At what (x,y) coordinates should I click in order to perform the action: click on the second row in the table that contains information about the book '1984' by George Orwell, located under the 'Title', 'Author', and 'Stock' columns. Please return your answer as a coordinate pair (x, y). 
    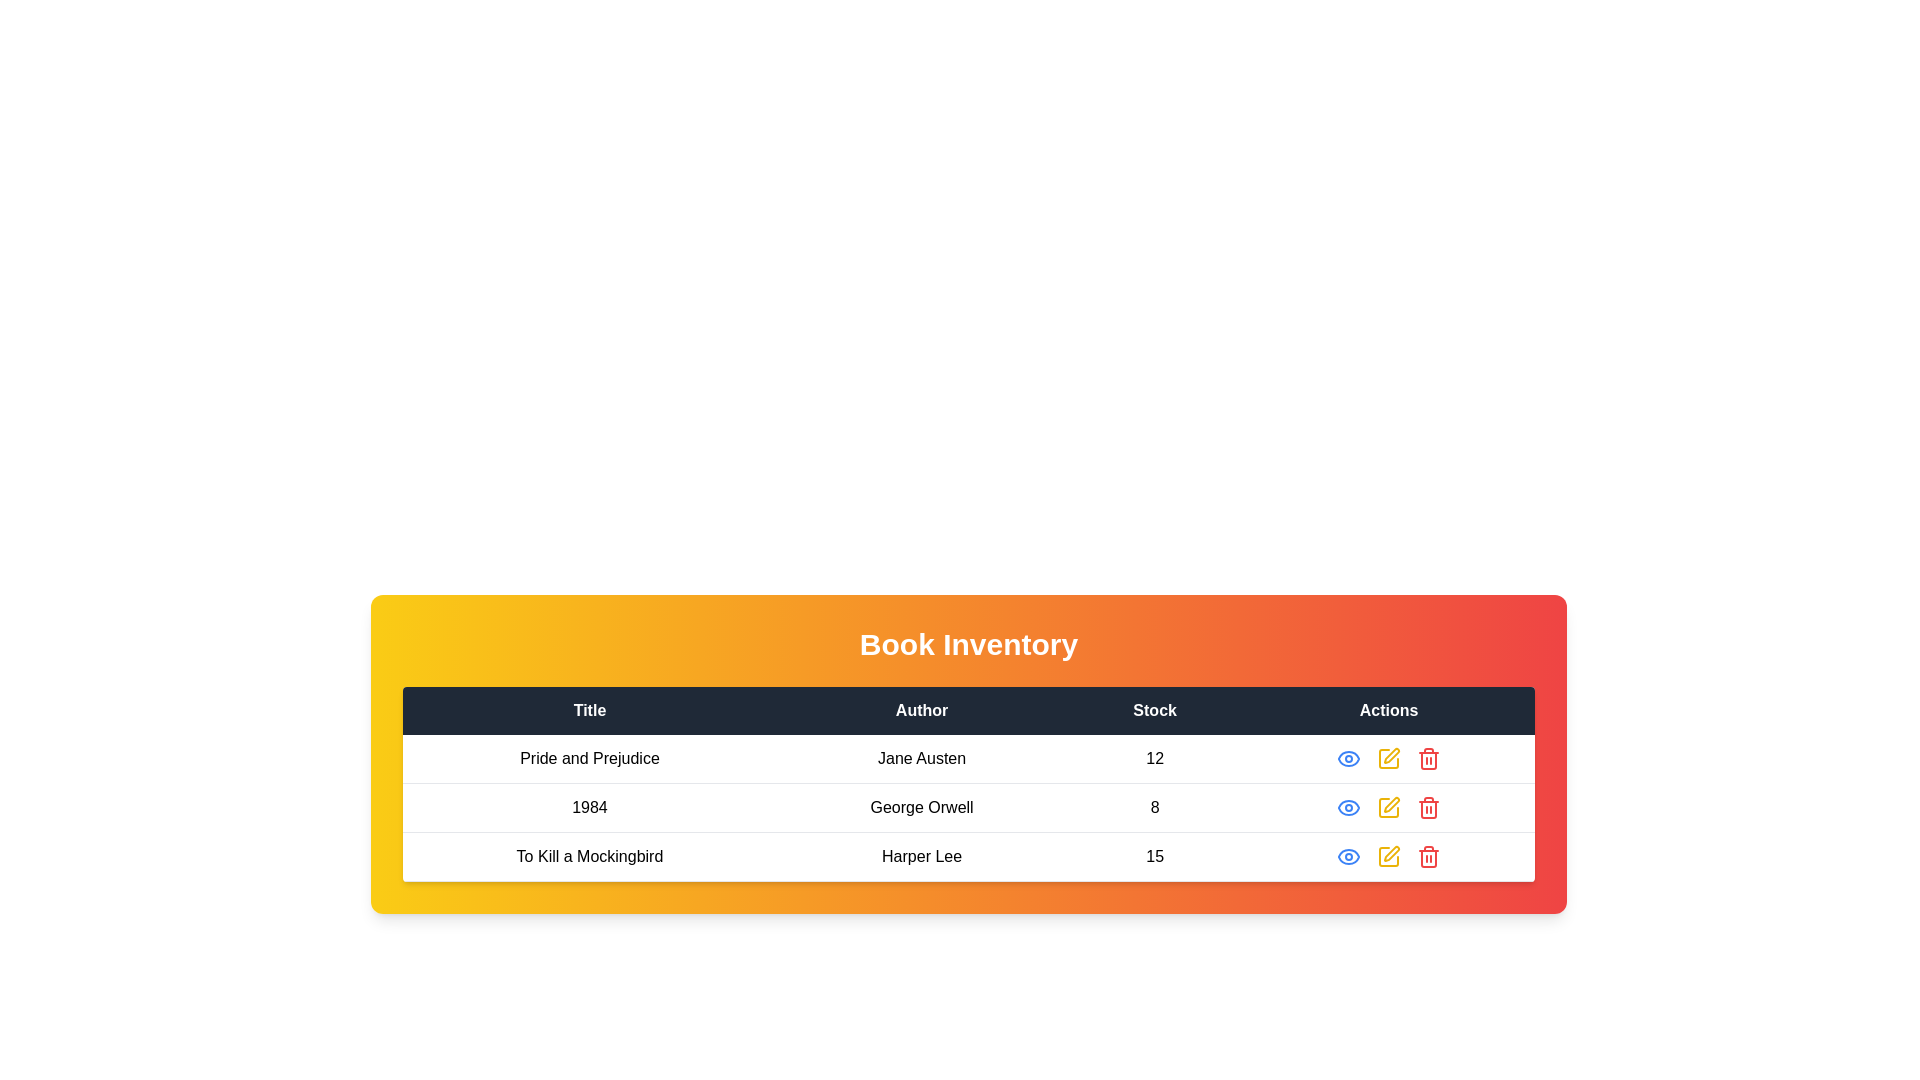
    Looking at the image, I should click on (969, 806).